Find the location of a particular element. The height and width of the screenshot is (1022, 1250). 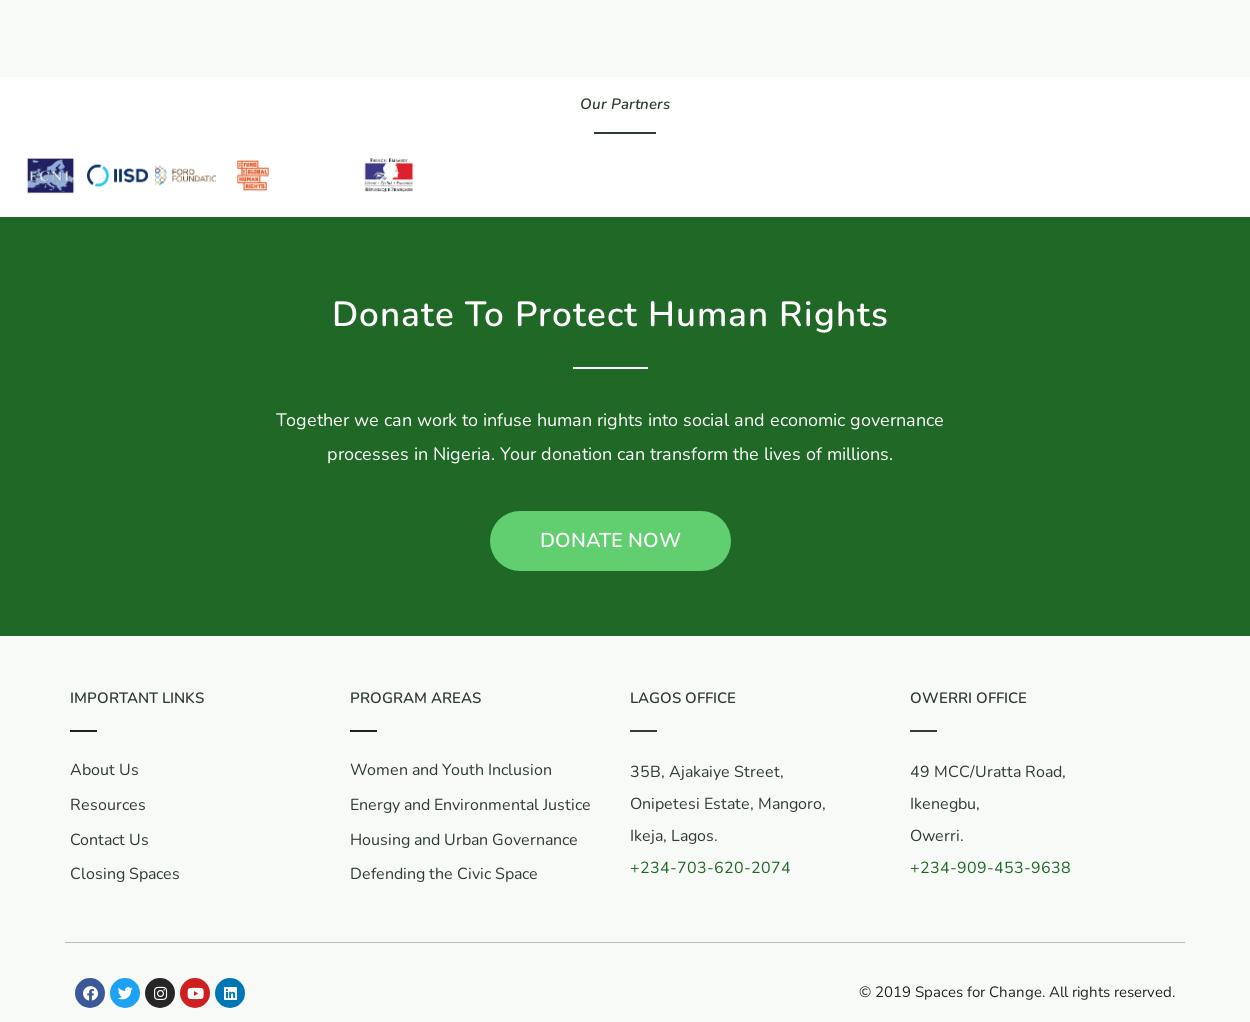

'Resources' is located at coordinates (69, 803).